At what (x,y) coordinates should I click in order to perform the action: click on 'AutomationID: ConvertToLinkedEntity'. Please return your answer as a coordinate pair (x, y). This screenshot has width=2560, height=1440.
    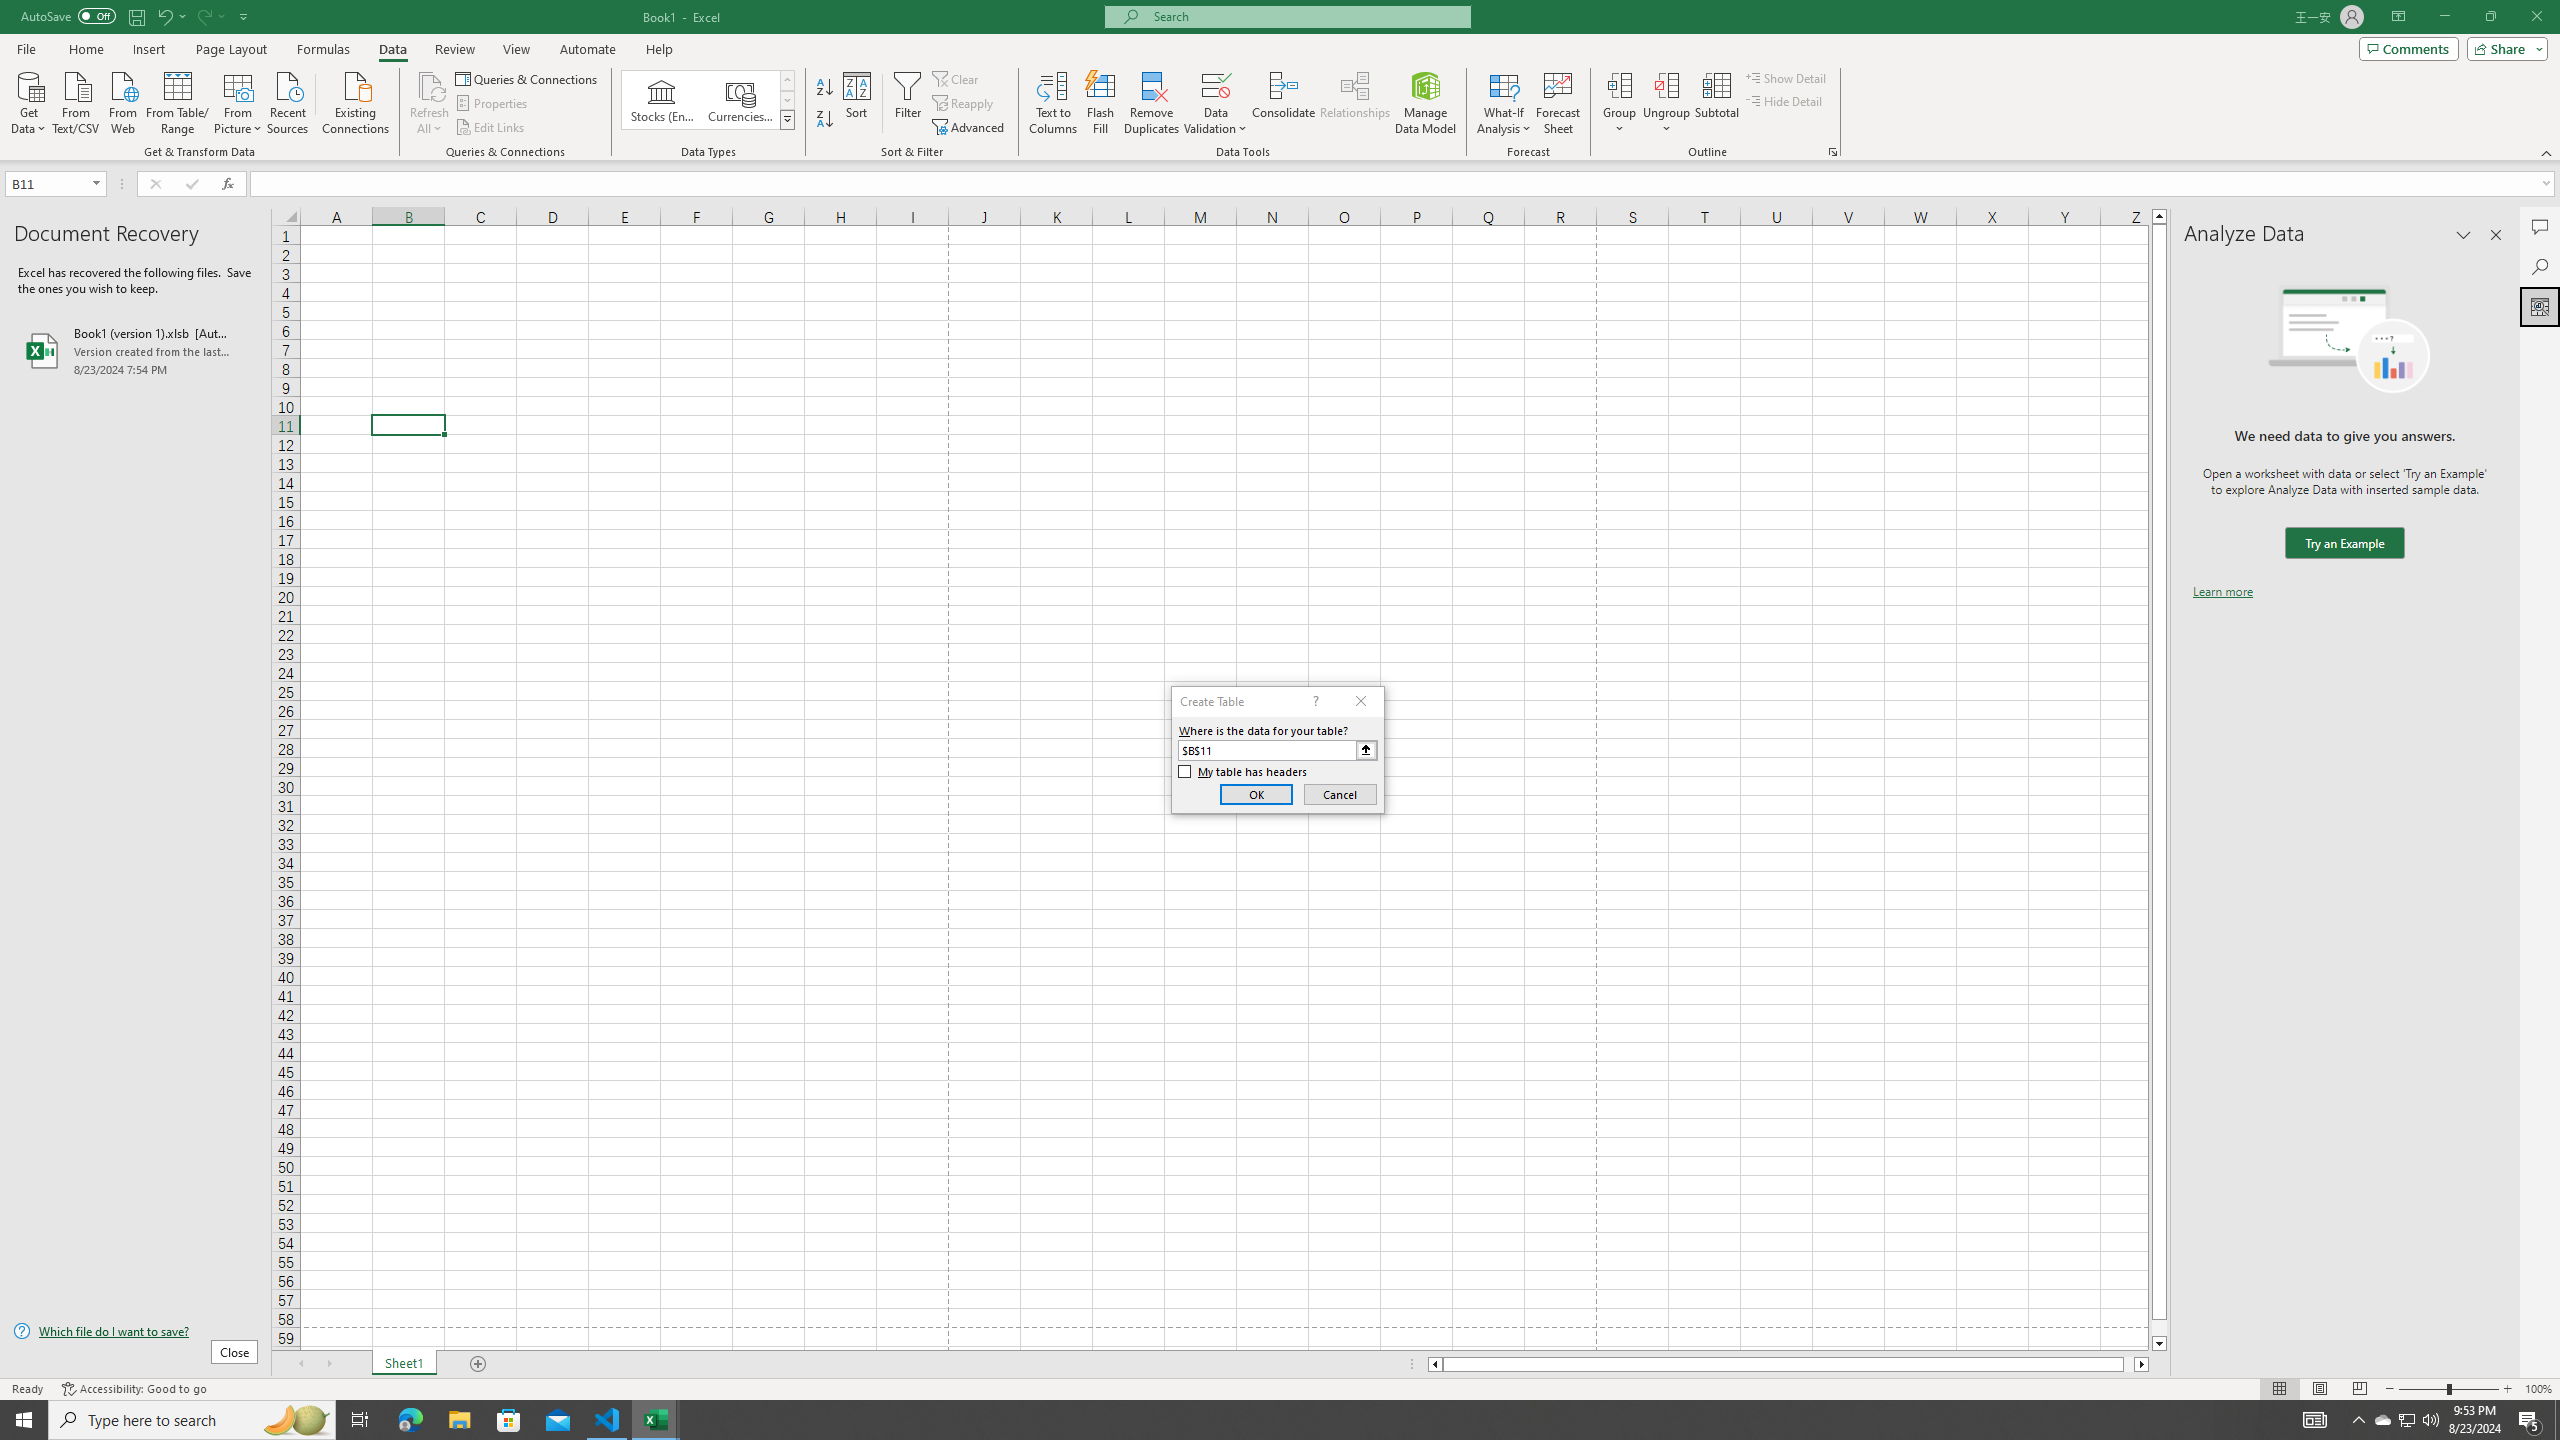
    Looking at the image, I should click on (709, 99).